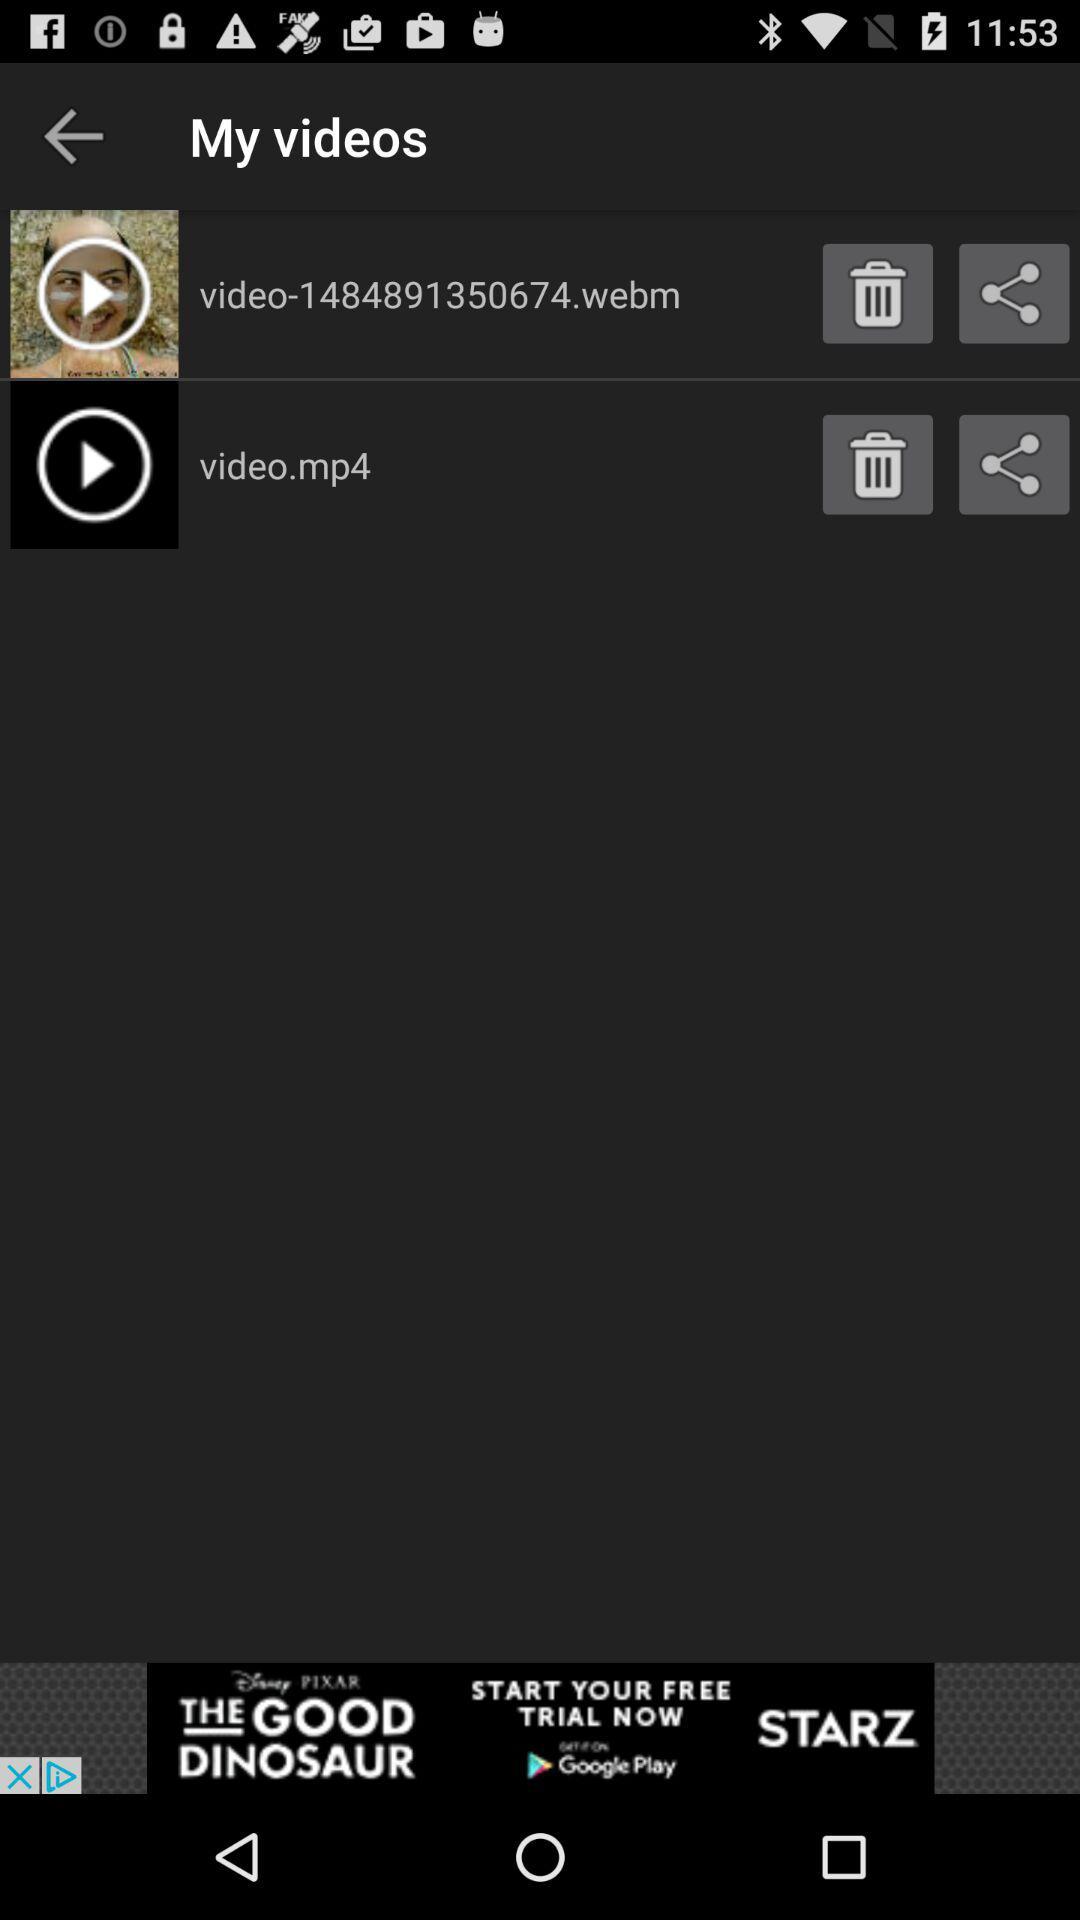  What do you see at coordinates (540, 1727) in the screenshot?
I see `switch autoplay option` at bounding box center [540, 1727].